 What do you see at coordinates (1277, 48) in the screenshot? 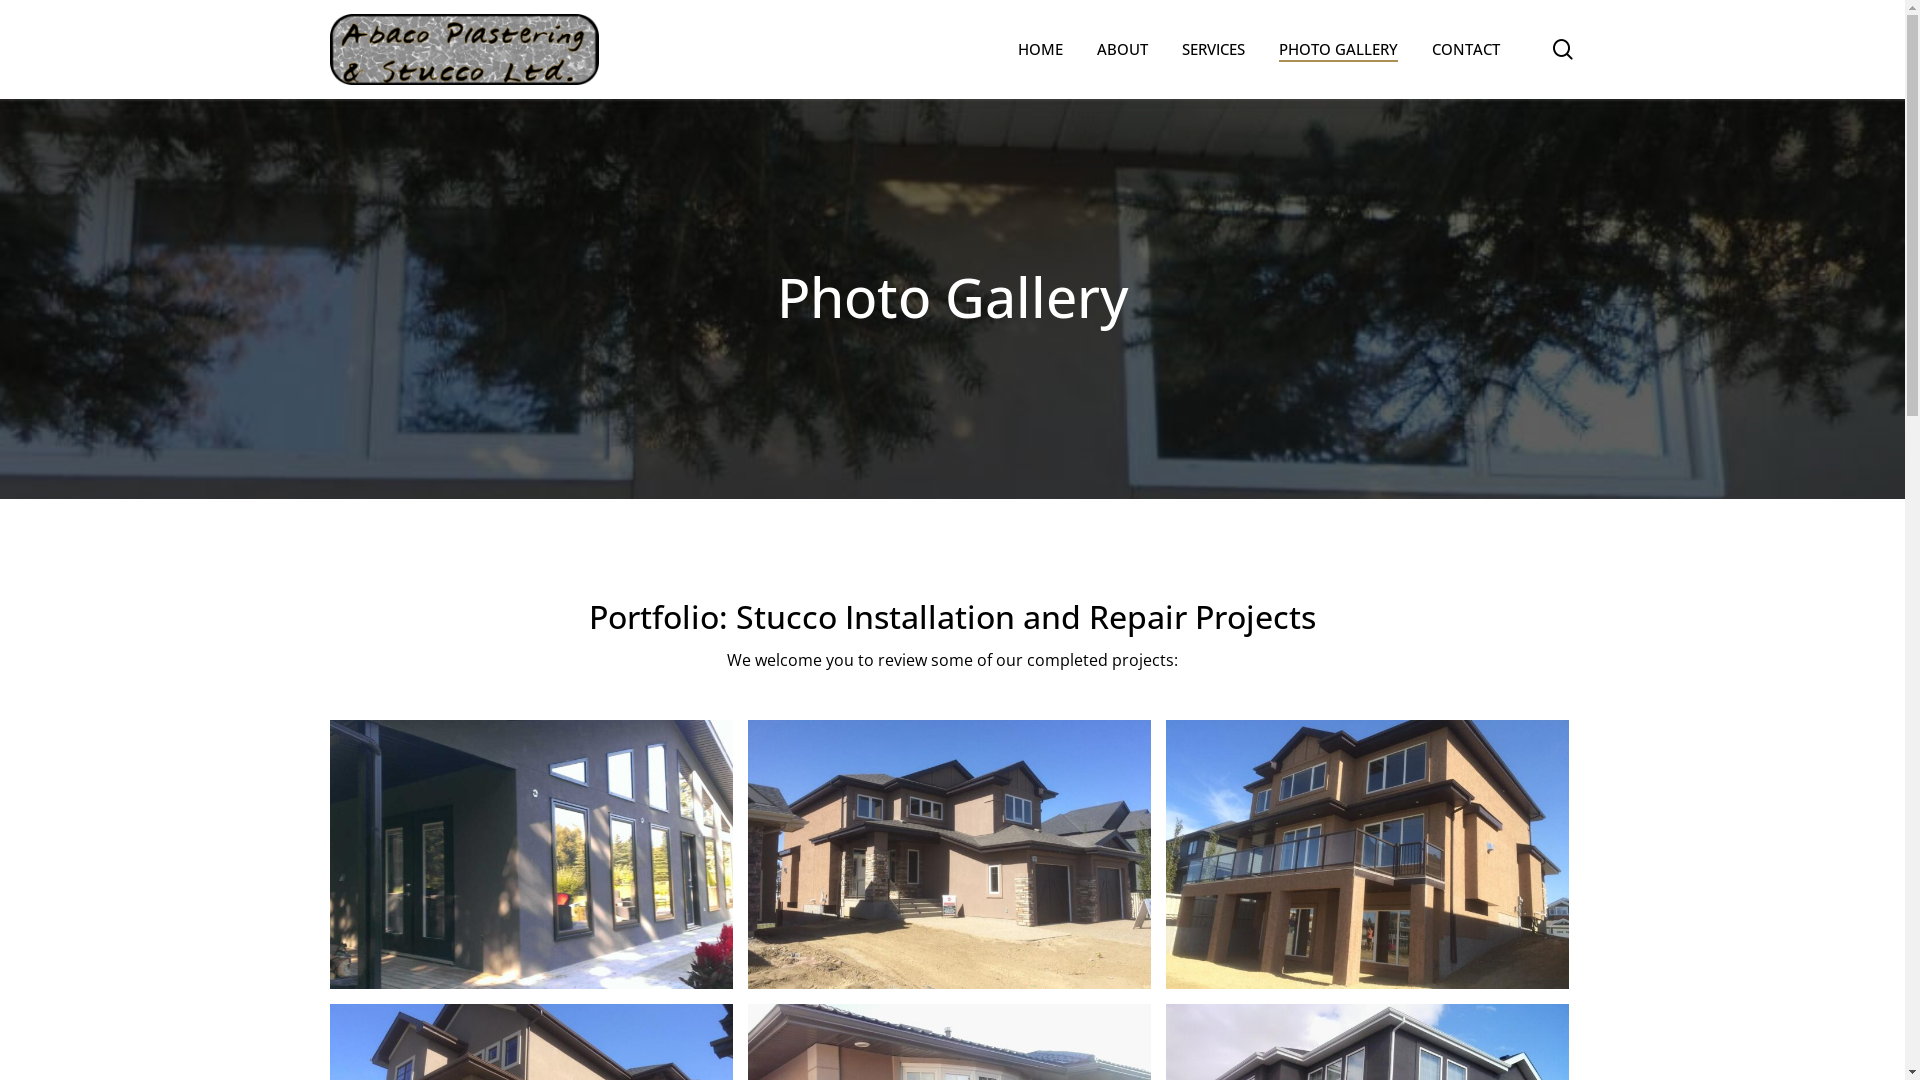
I see `'PHOTO GALLERY'` at bounding box center [1277, 48].